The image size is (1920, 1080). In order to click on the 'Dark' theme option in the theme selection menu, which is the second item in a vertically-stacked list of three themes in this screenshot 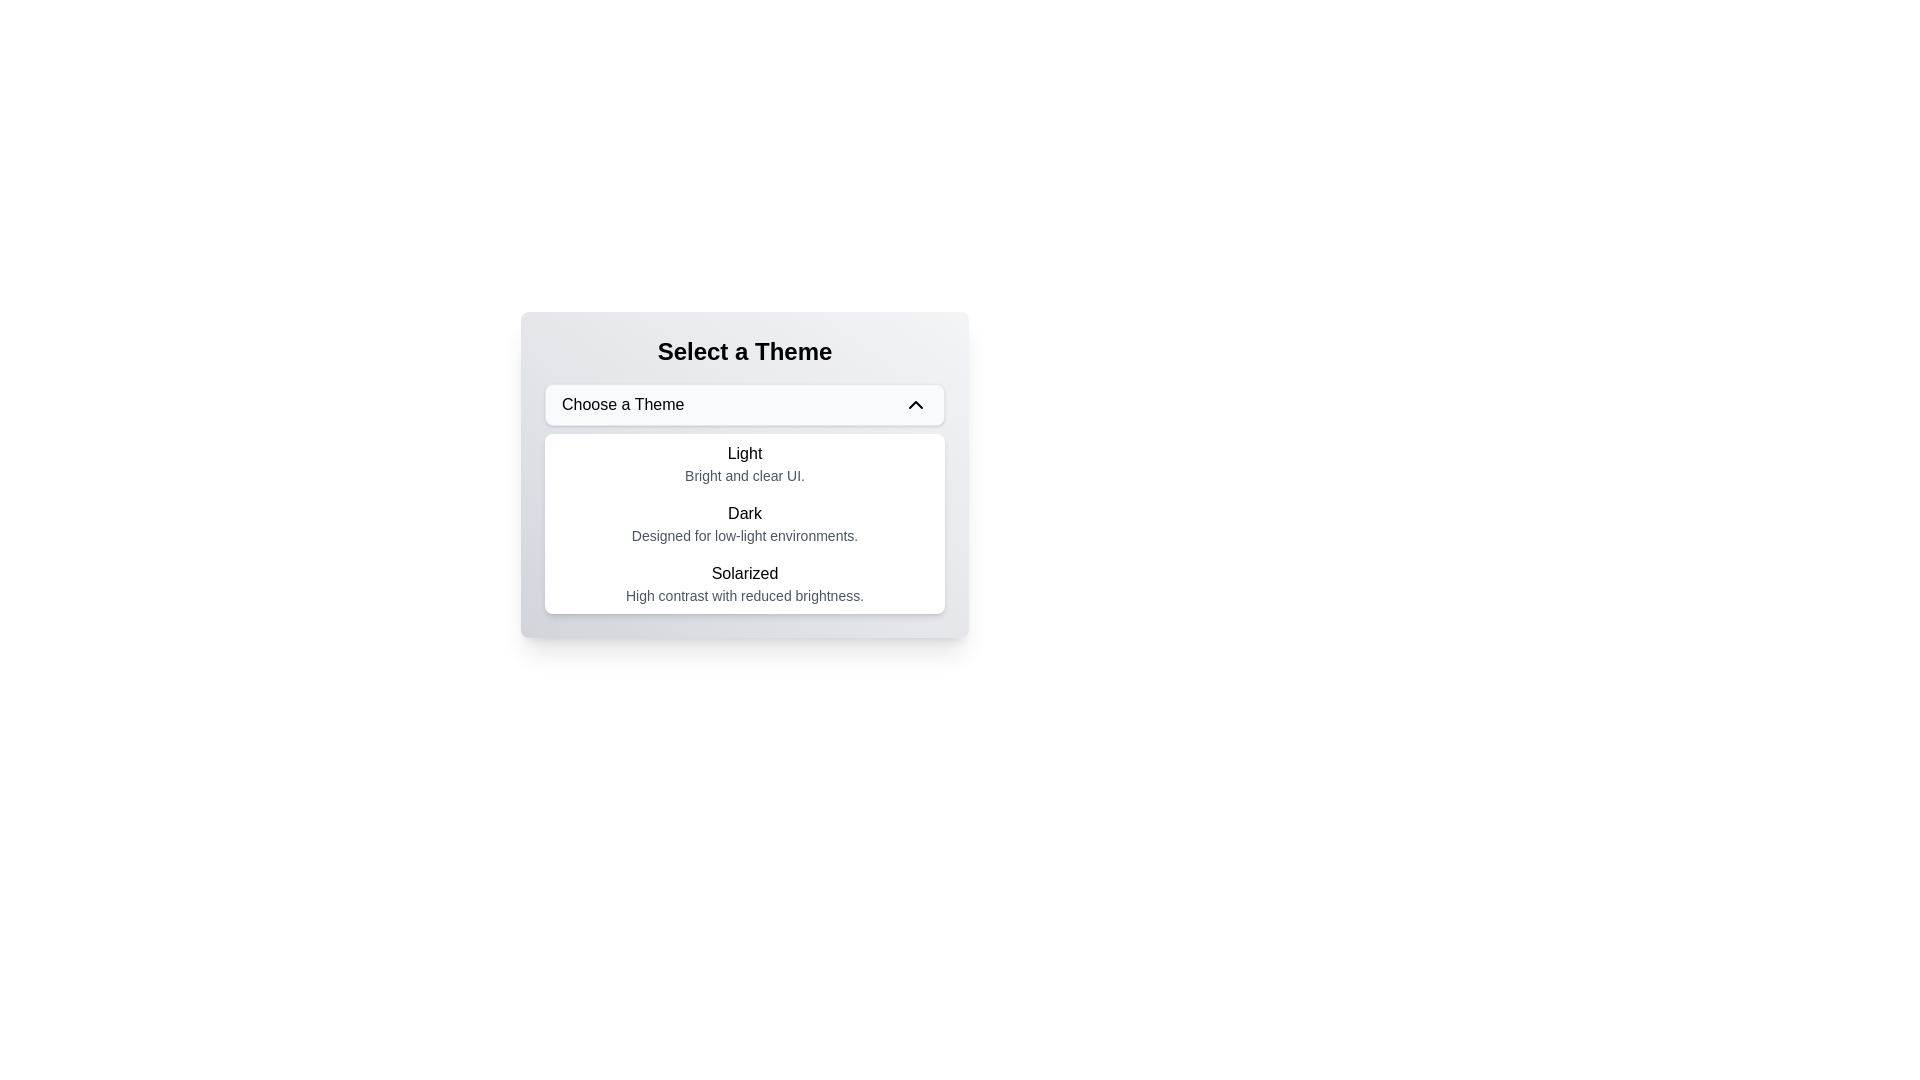, I will do `click(743, 523)`.